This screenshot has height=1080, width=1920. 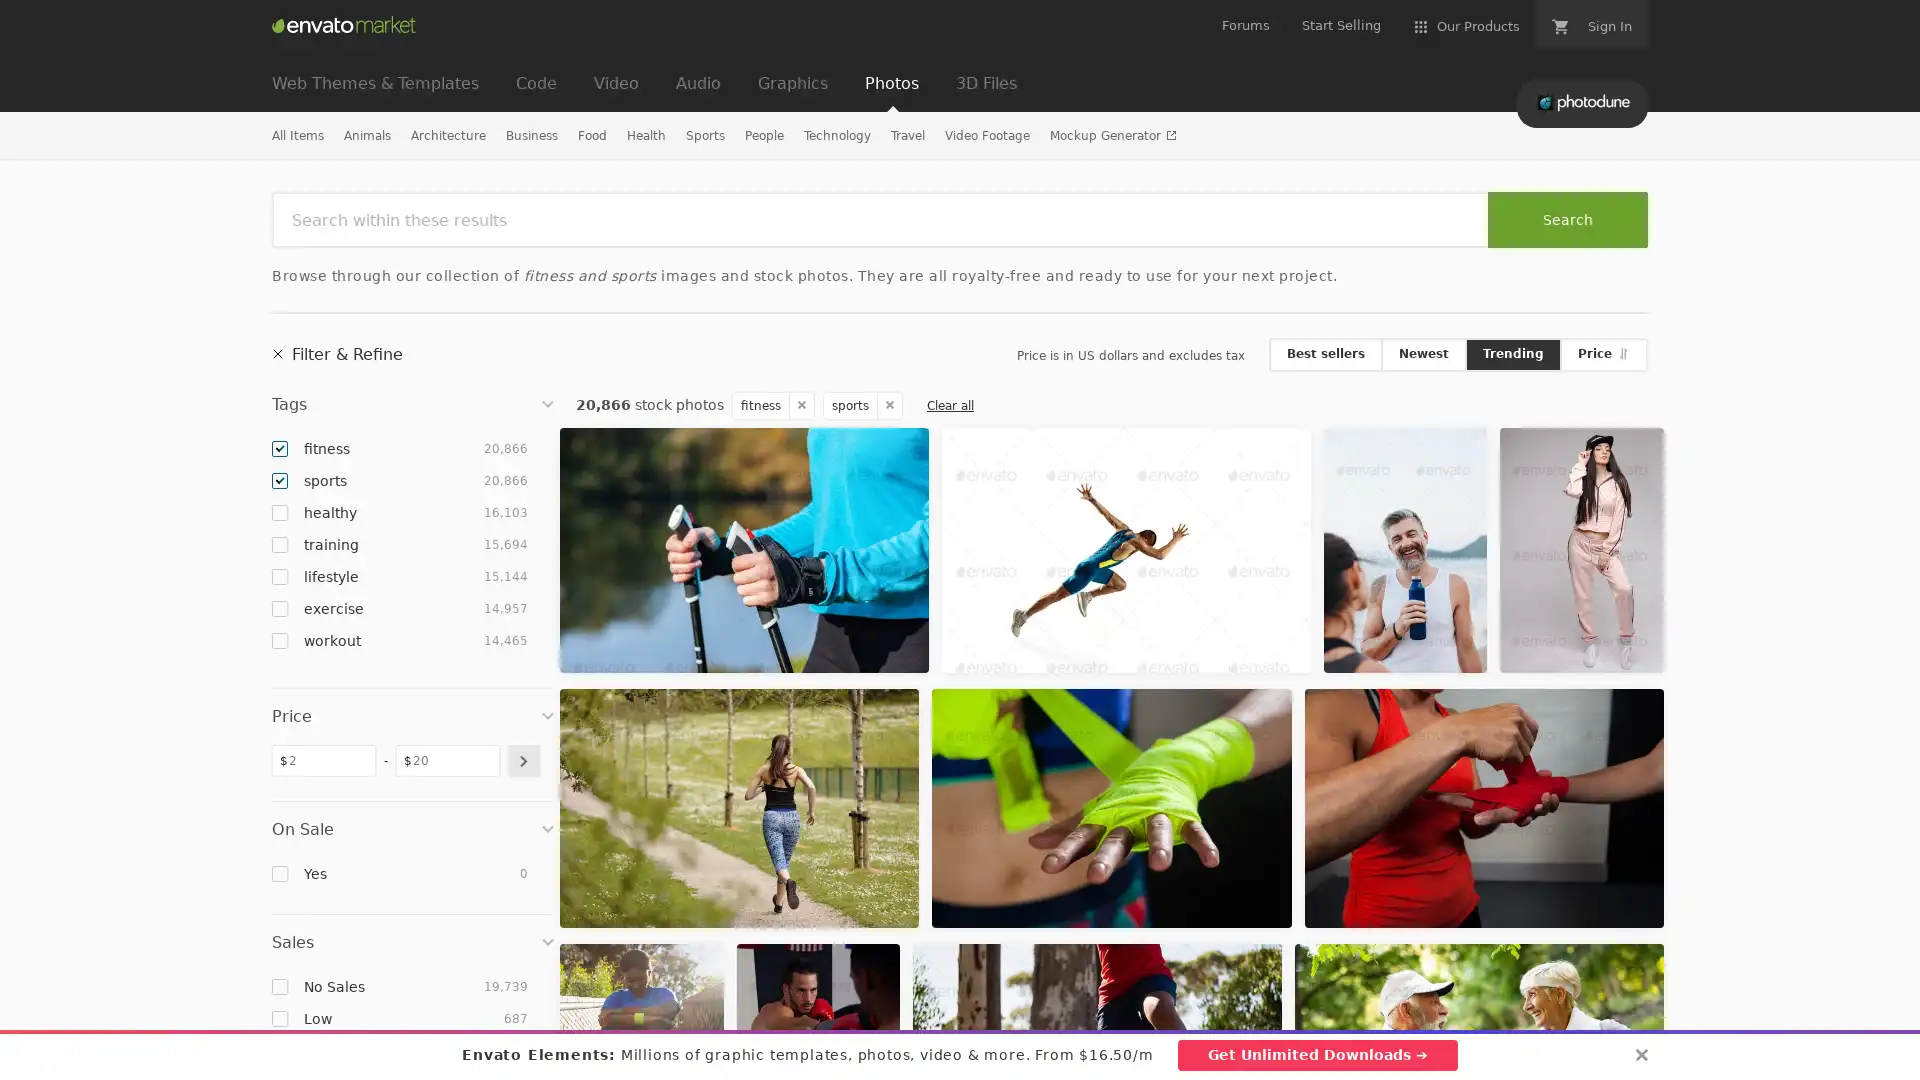 I want to click on Add to Favorites, so click(x=873, y=968).